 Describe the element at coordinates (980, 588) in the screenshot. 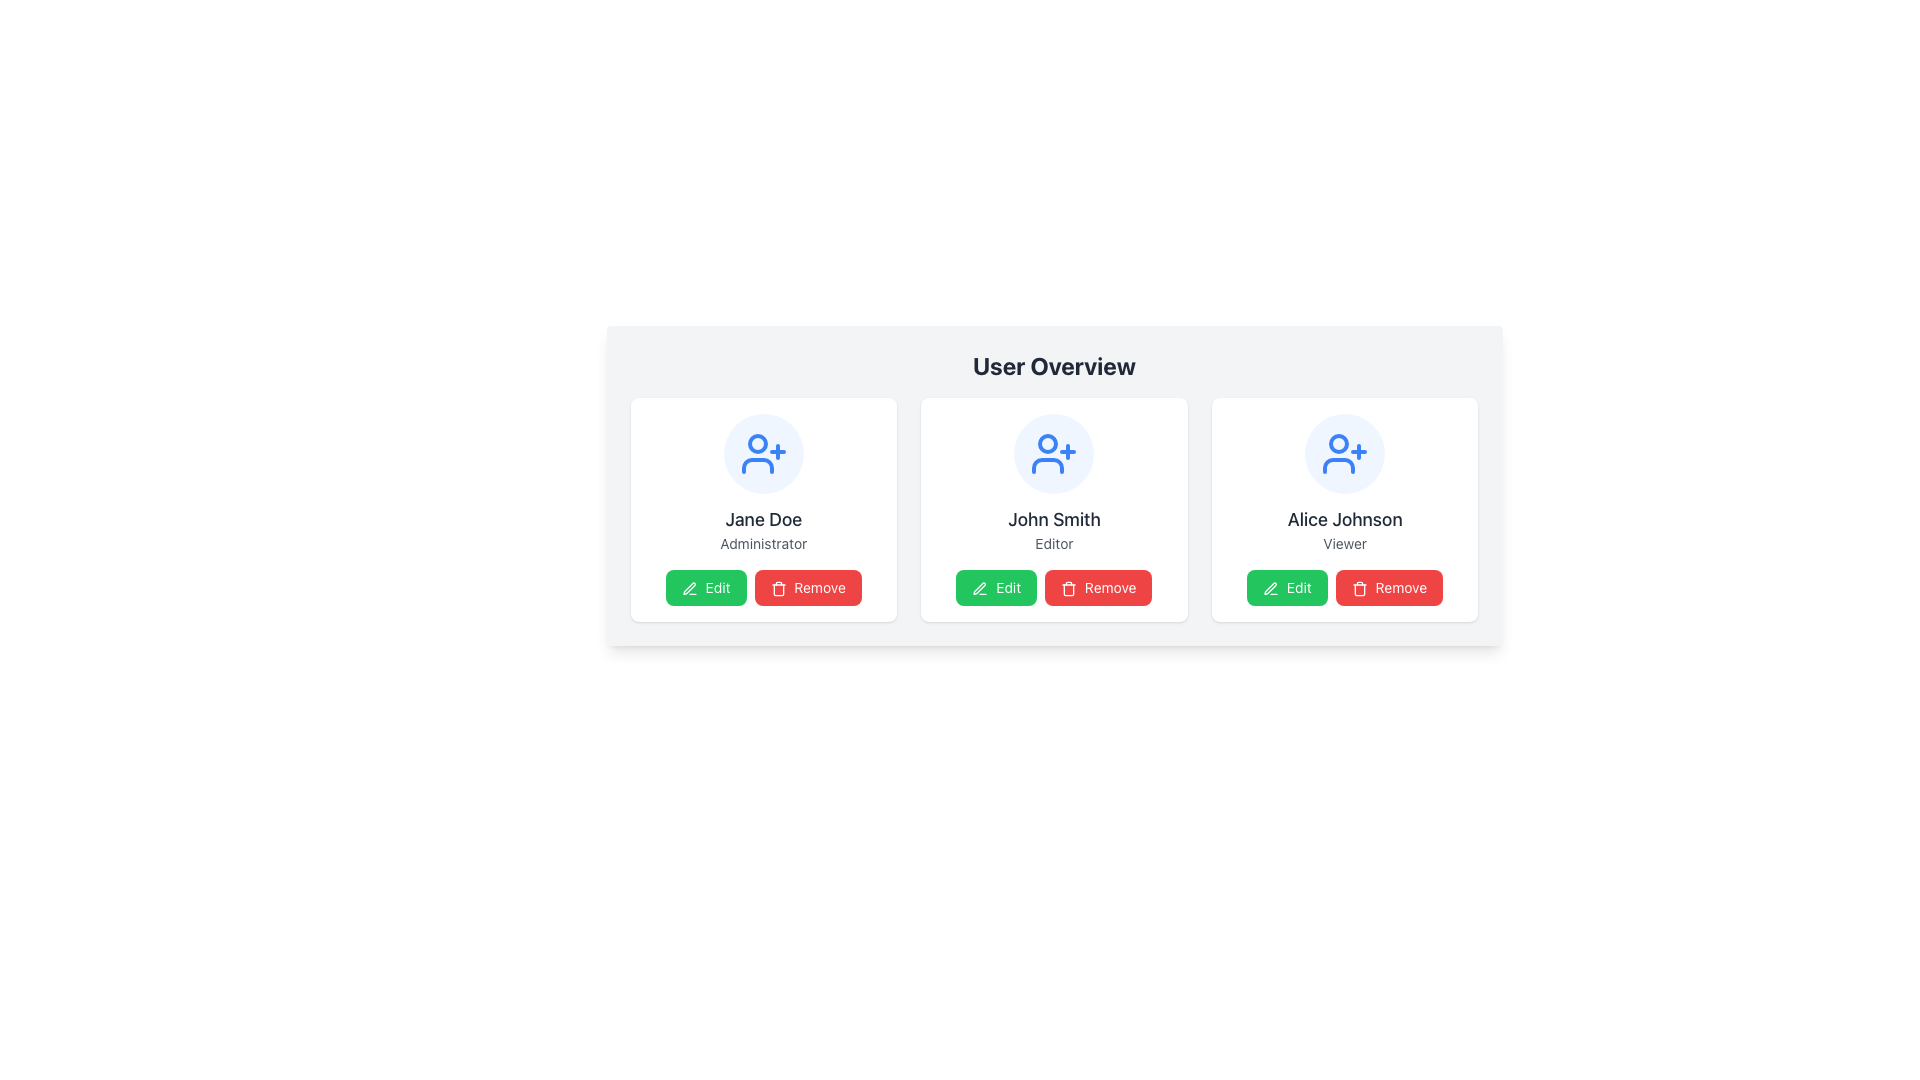

I see `the edit icon within John Smith's user card, which is an SVG image located to the left of the green 'Edit' text` at that location.